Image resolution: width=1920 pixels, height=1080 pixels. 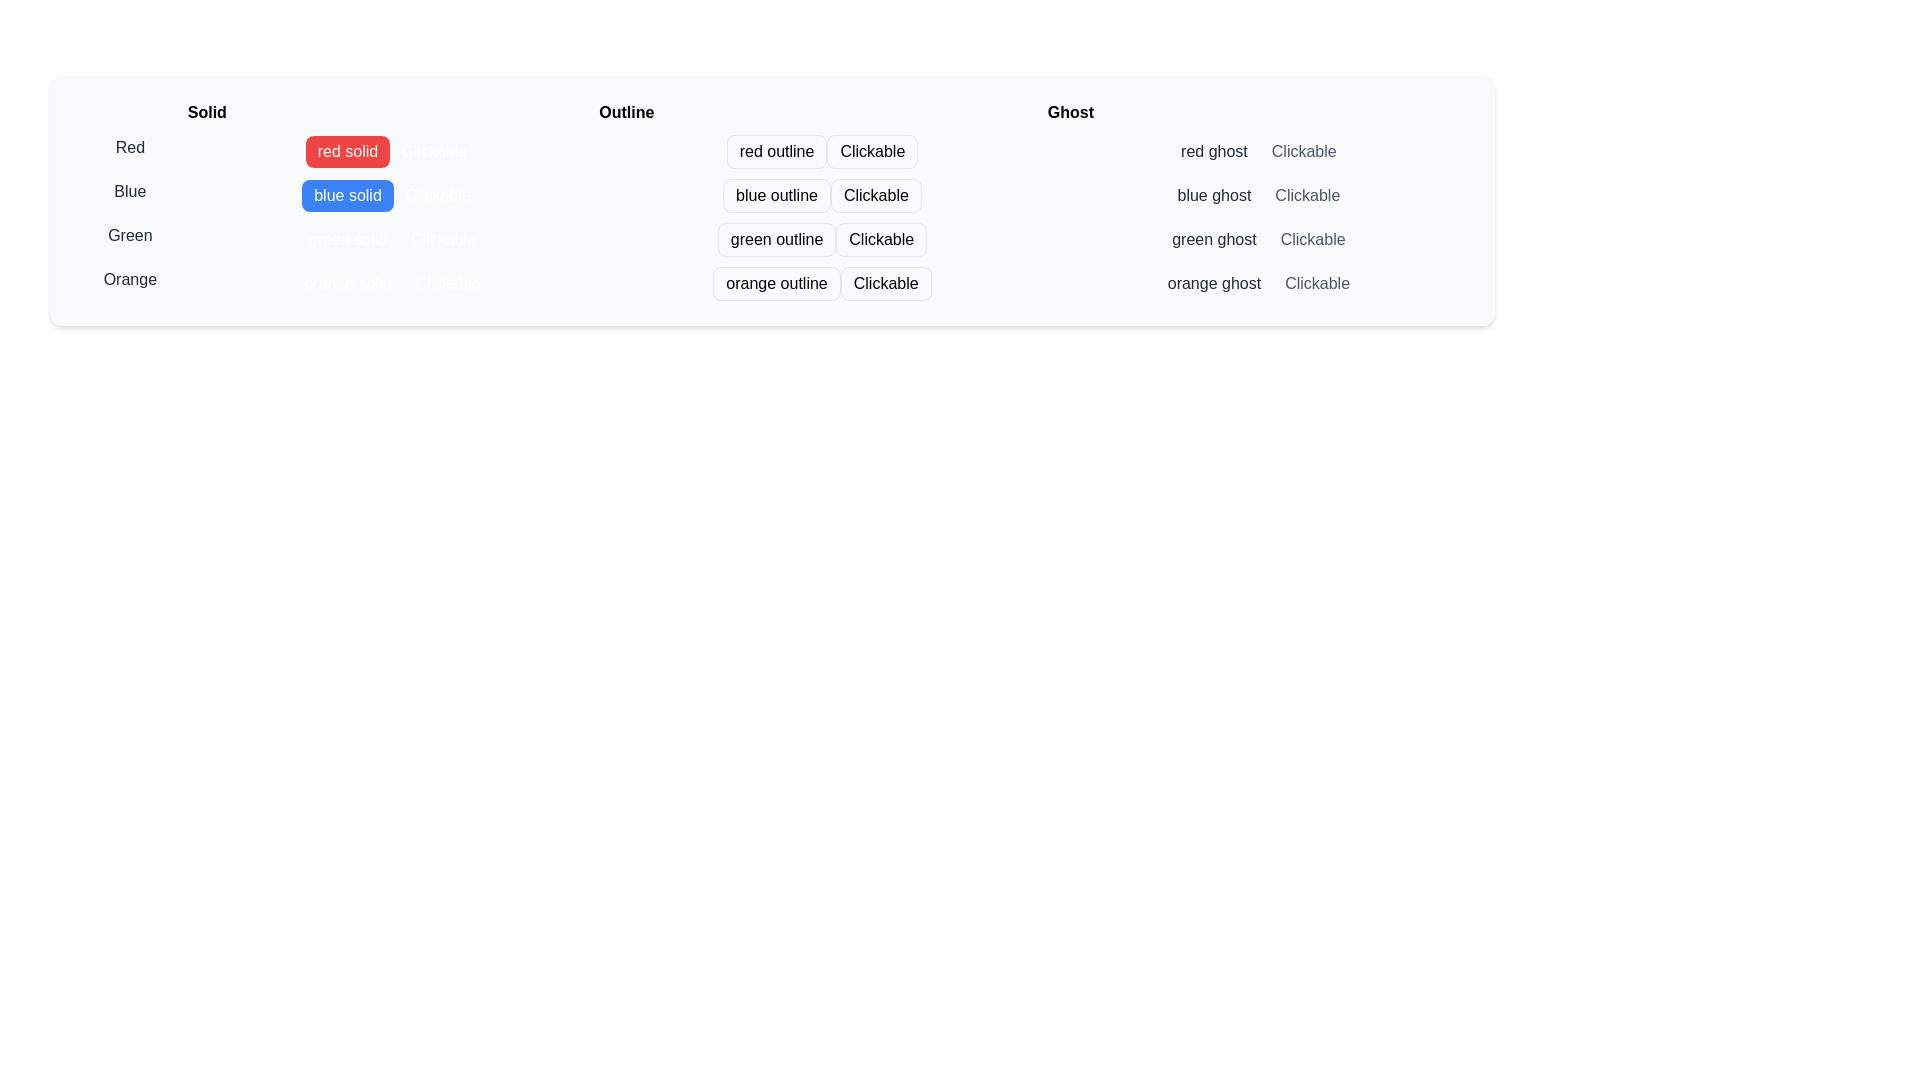 I want to click on the button styled with an orange outline located in the second column labeled 'Outline' within the row associated with 'Orange', positioned to the left of the 'Clickable' button, so click(x=776, y=284).